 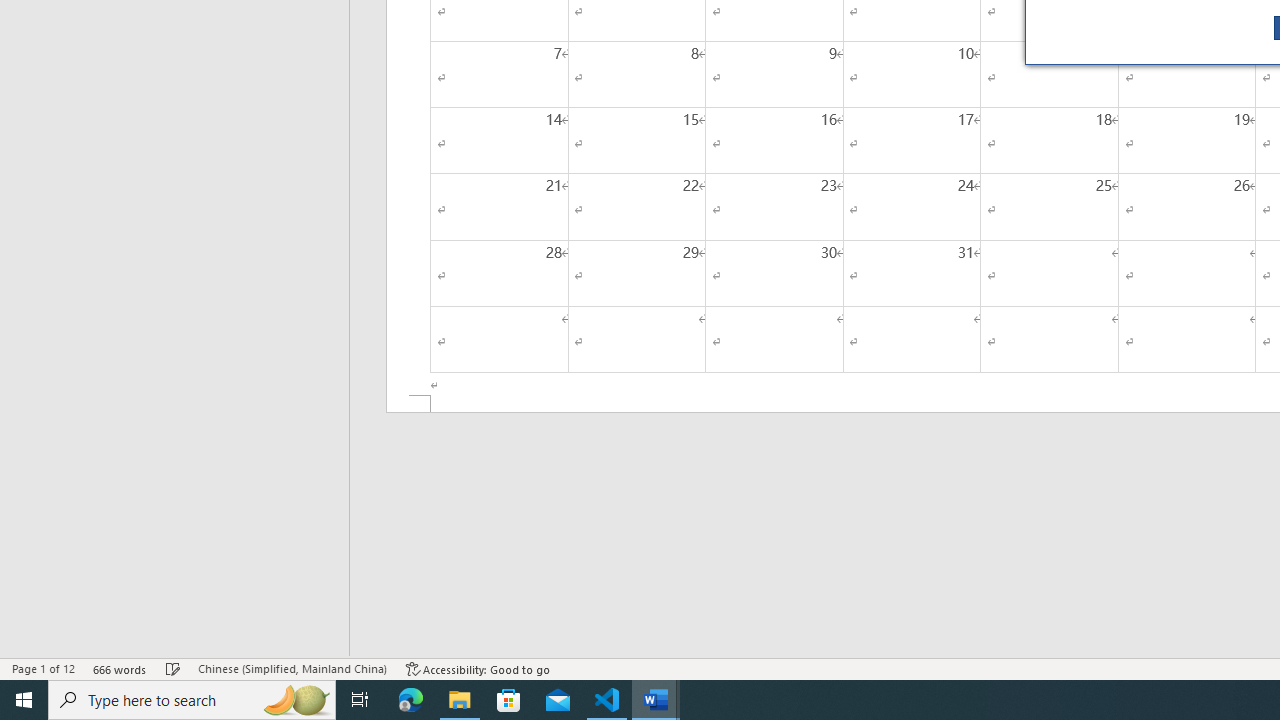 I want to click on 'Accessibility Checker Accessibility: Good to go', so click(x=477, y=669).